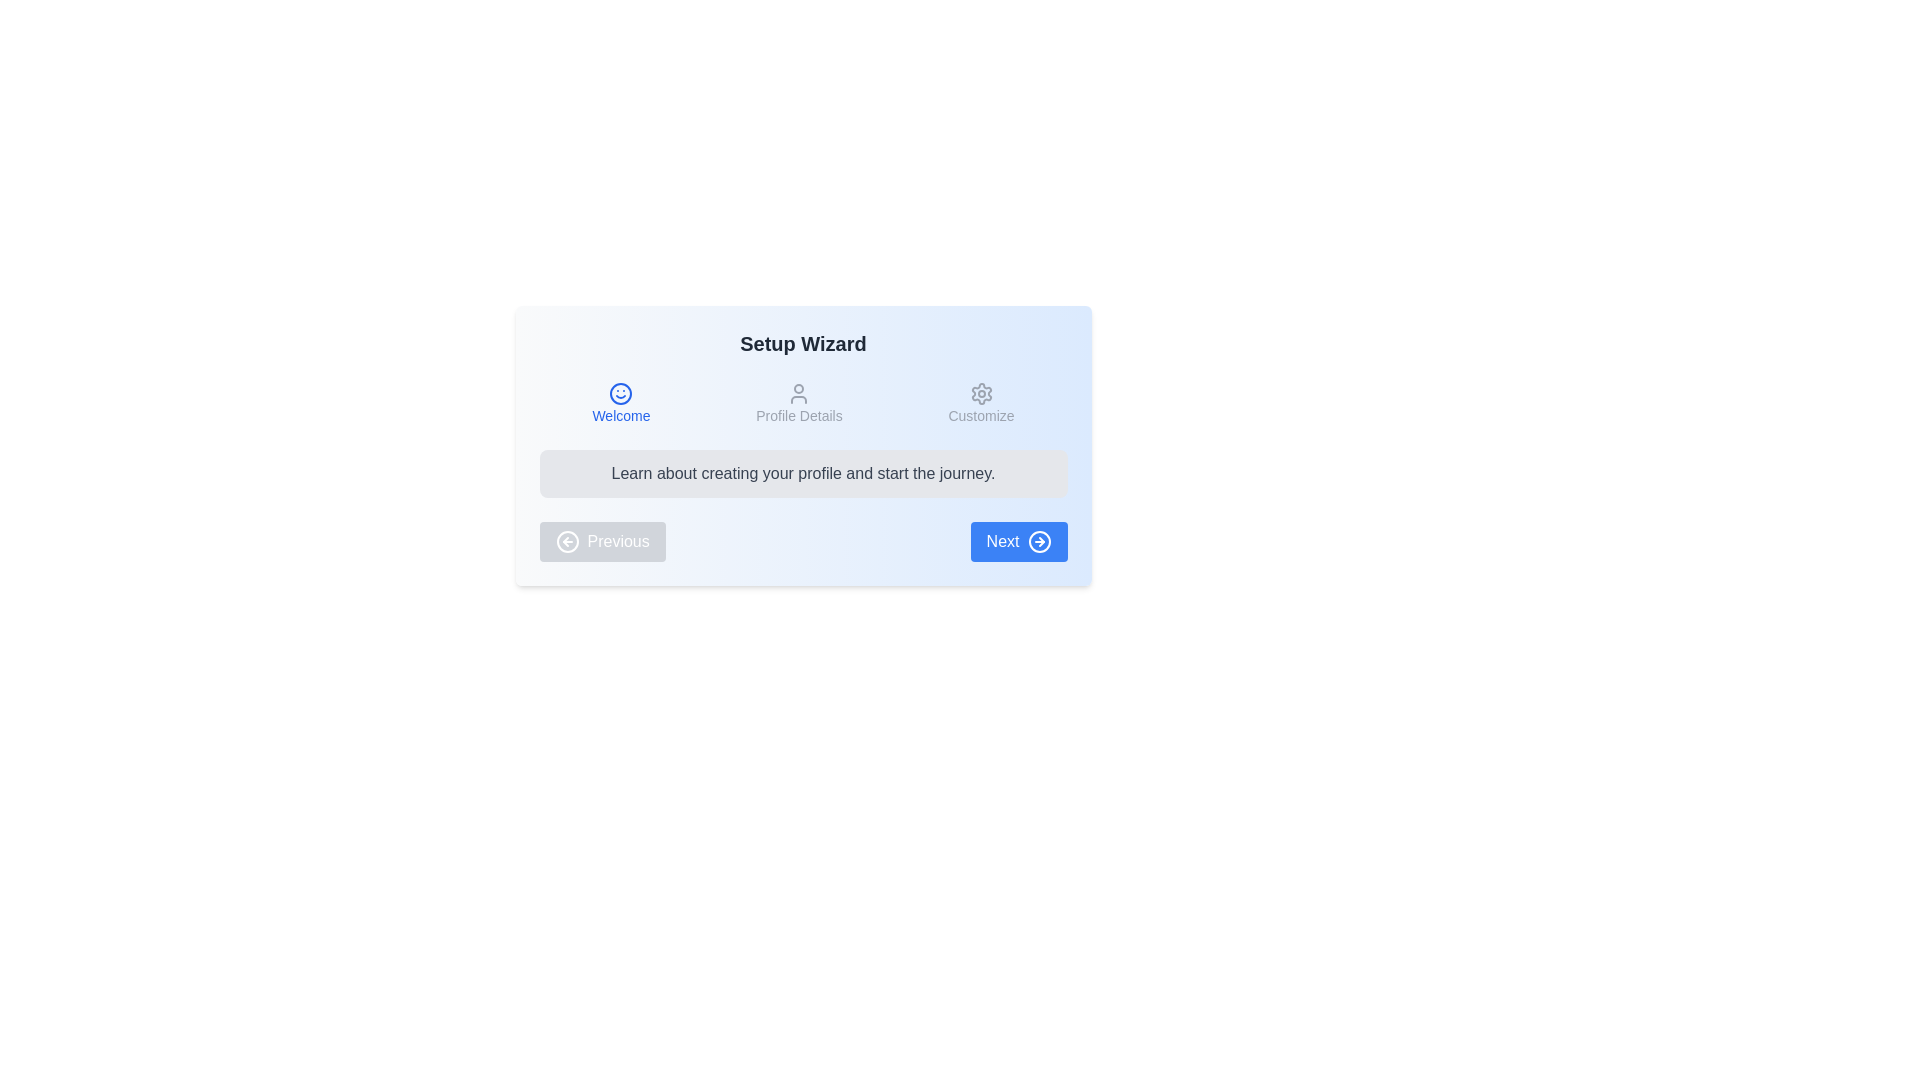 The image size is (1920, 1080). Describe the element at coordinates (981, 415) in the screenshot. I see `the 'Customize' label, which is a light gray text label located below a gear icon in the top-right section of the setup wizard interface` at that location.